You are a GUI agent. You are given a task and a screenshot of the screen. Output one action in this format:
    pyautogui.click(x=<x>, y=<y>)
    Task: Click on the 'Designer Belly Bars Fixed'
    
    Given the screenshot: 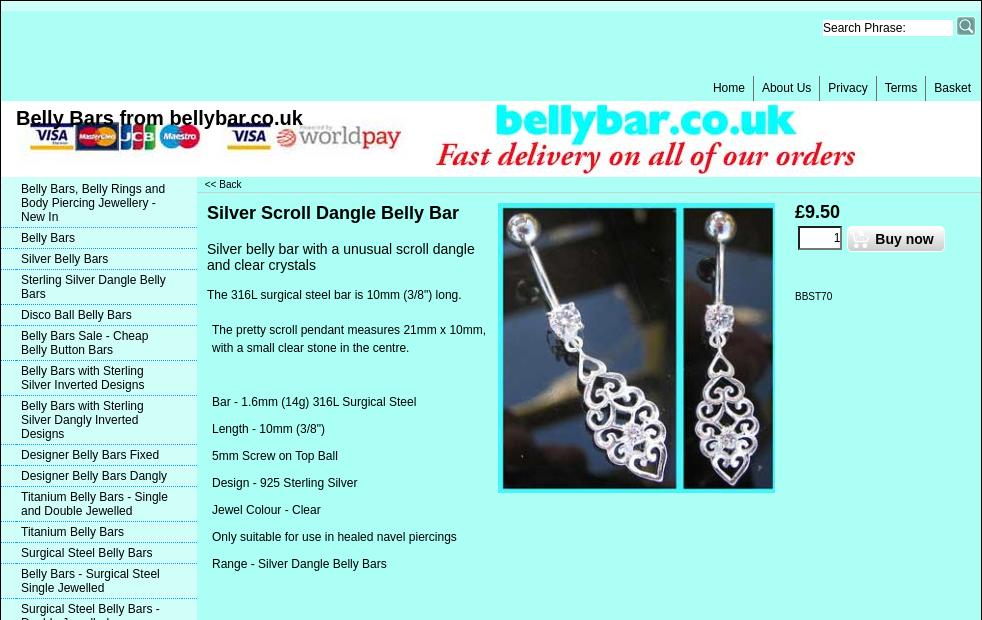 What is the action you would take?
    pyautogui.click(x=88, y=455)
    